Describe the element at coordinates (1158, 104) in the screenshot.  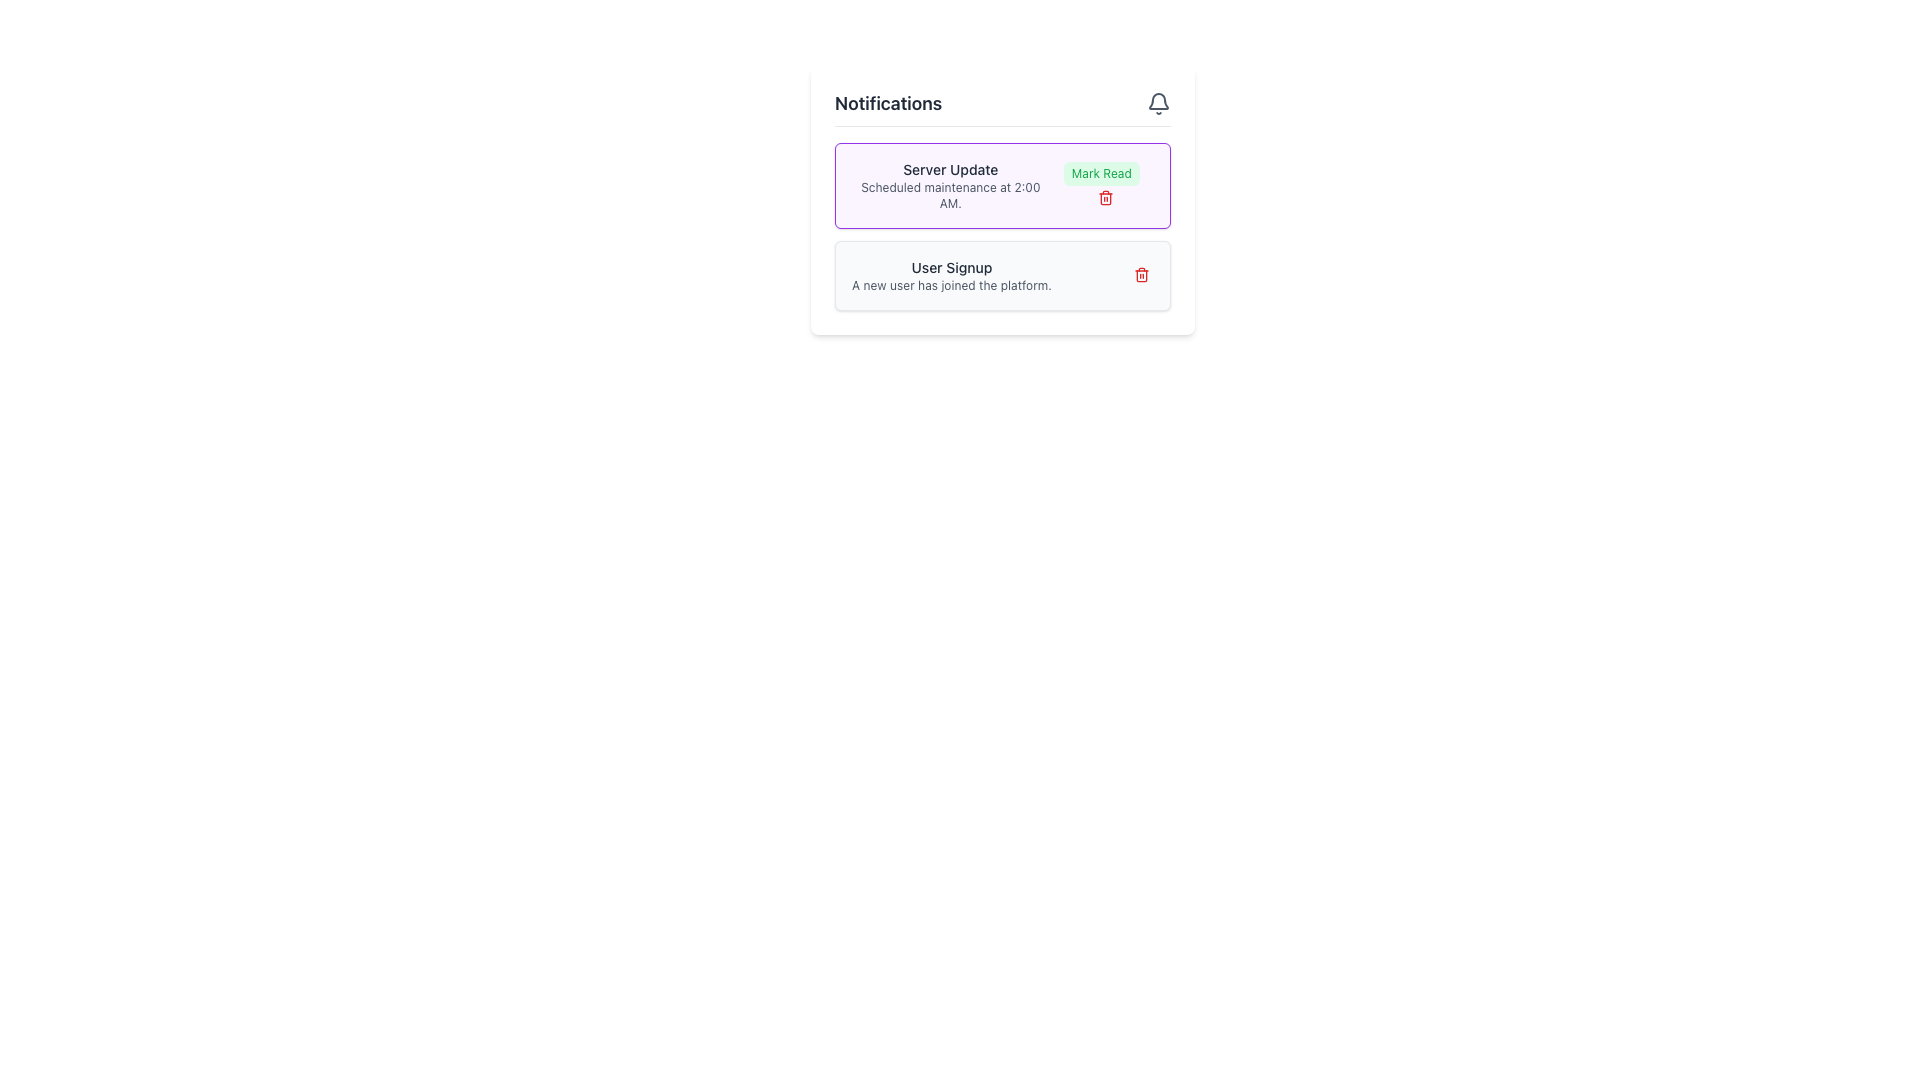
I see `the notification indicator icon located in the upper-right corner of the Notifications panel, next to the text 'Notifications'` at that location.